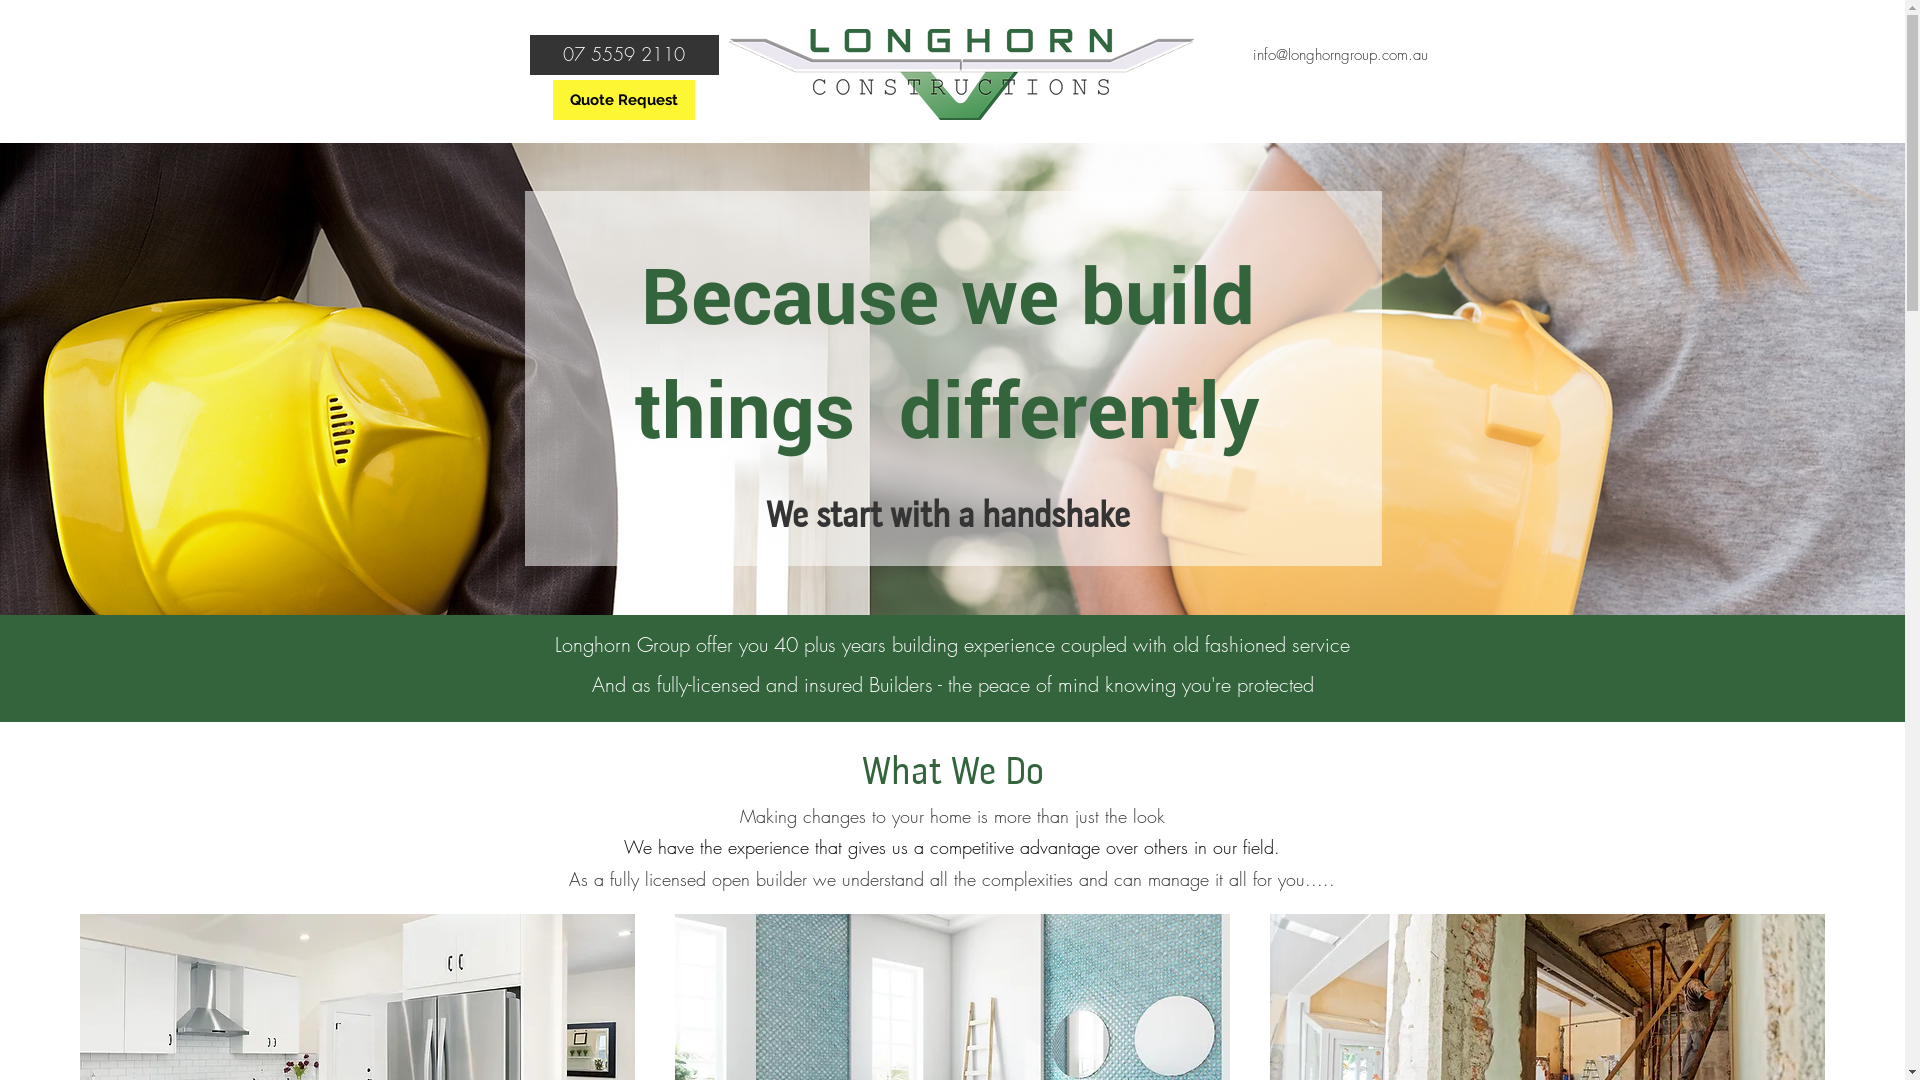 Image resolution: width=1920 pixels, height=1080 pixels. Describe the element at coordinates (1339, 53) in the screenshot. I see `'info@longhorngroup.com.au'` at that location.